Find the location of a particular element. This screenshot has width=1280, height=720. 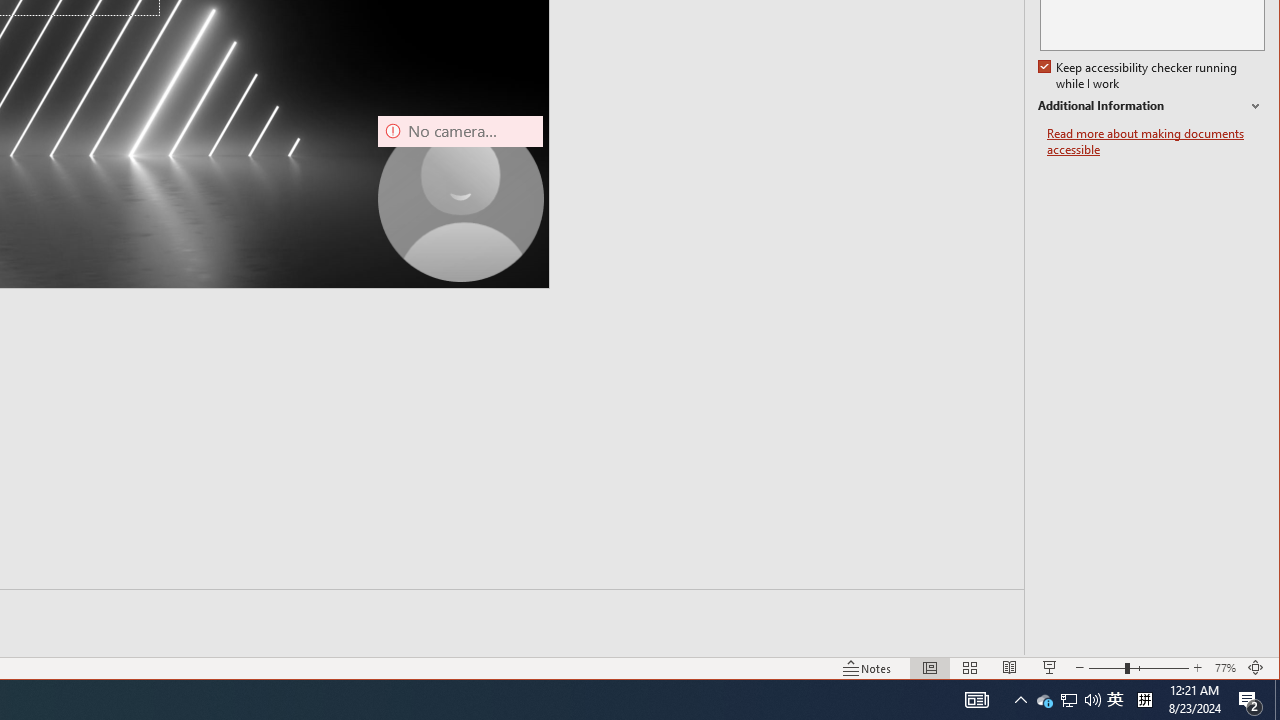

'Additional Information' is located at coordinates (1151, 106).